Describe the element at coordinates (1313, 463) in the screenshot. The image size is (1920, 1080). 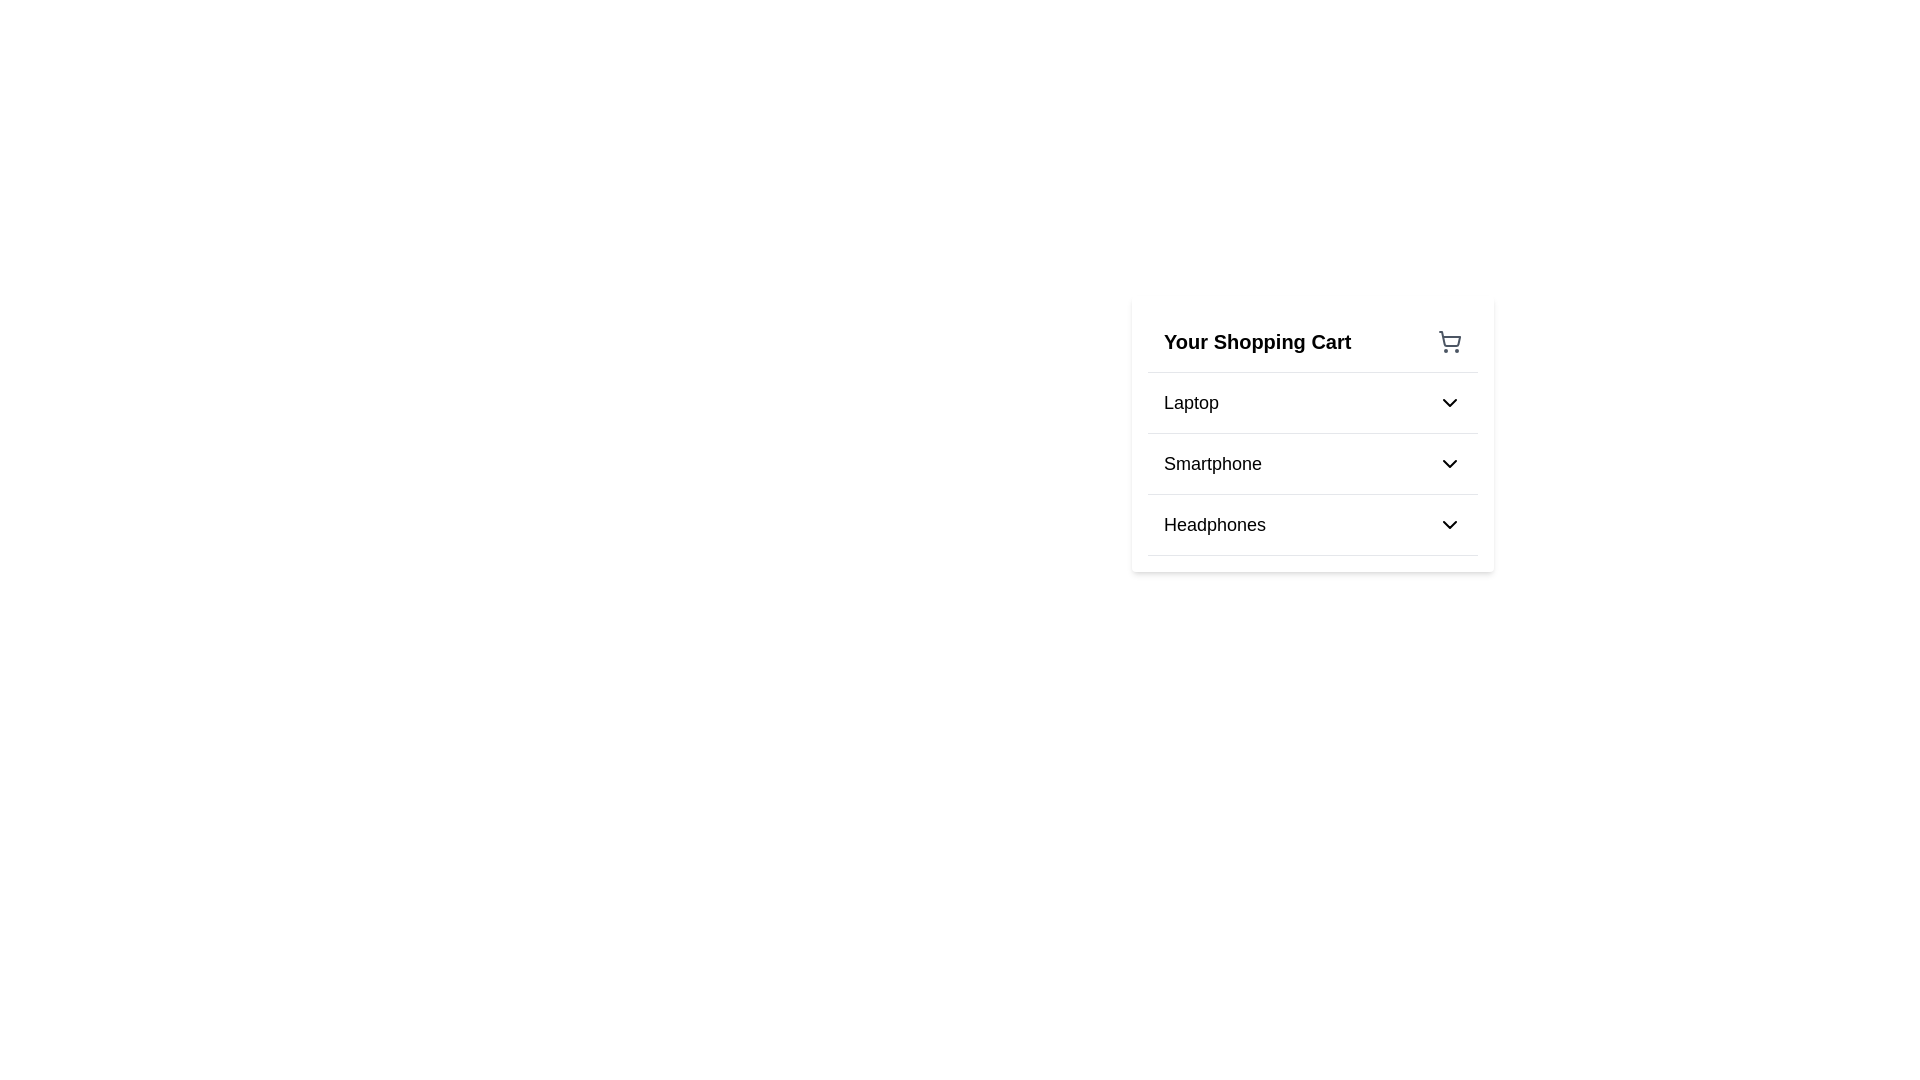
I see `the 'Smartphone' dropdown trigger element` at that location.